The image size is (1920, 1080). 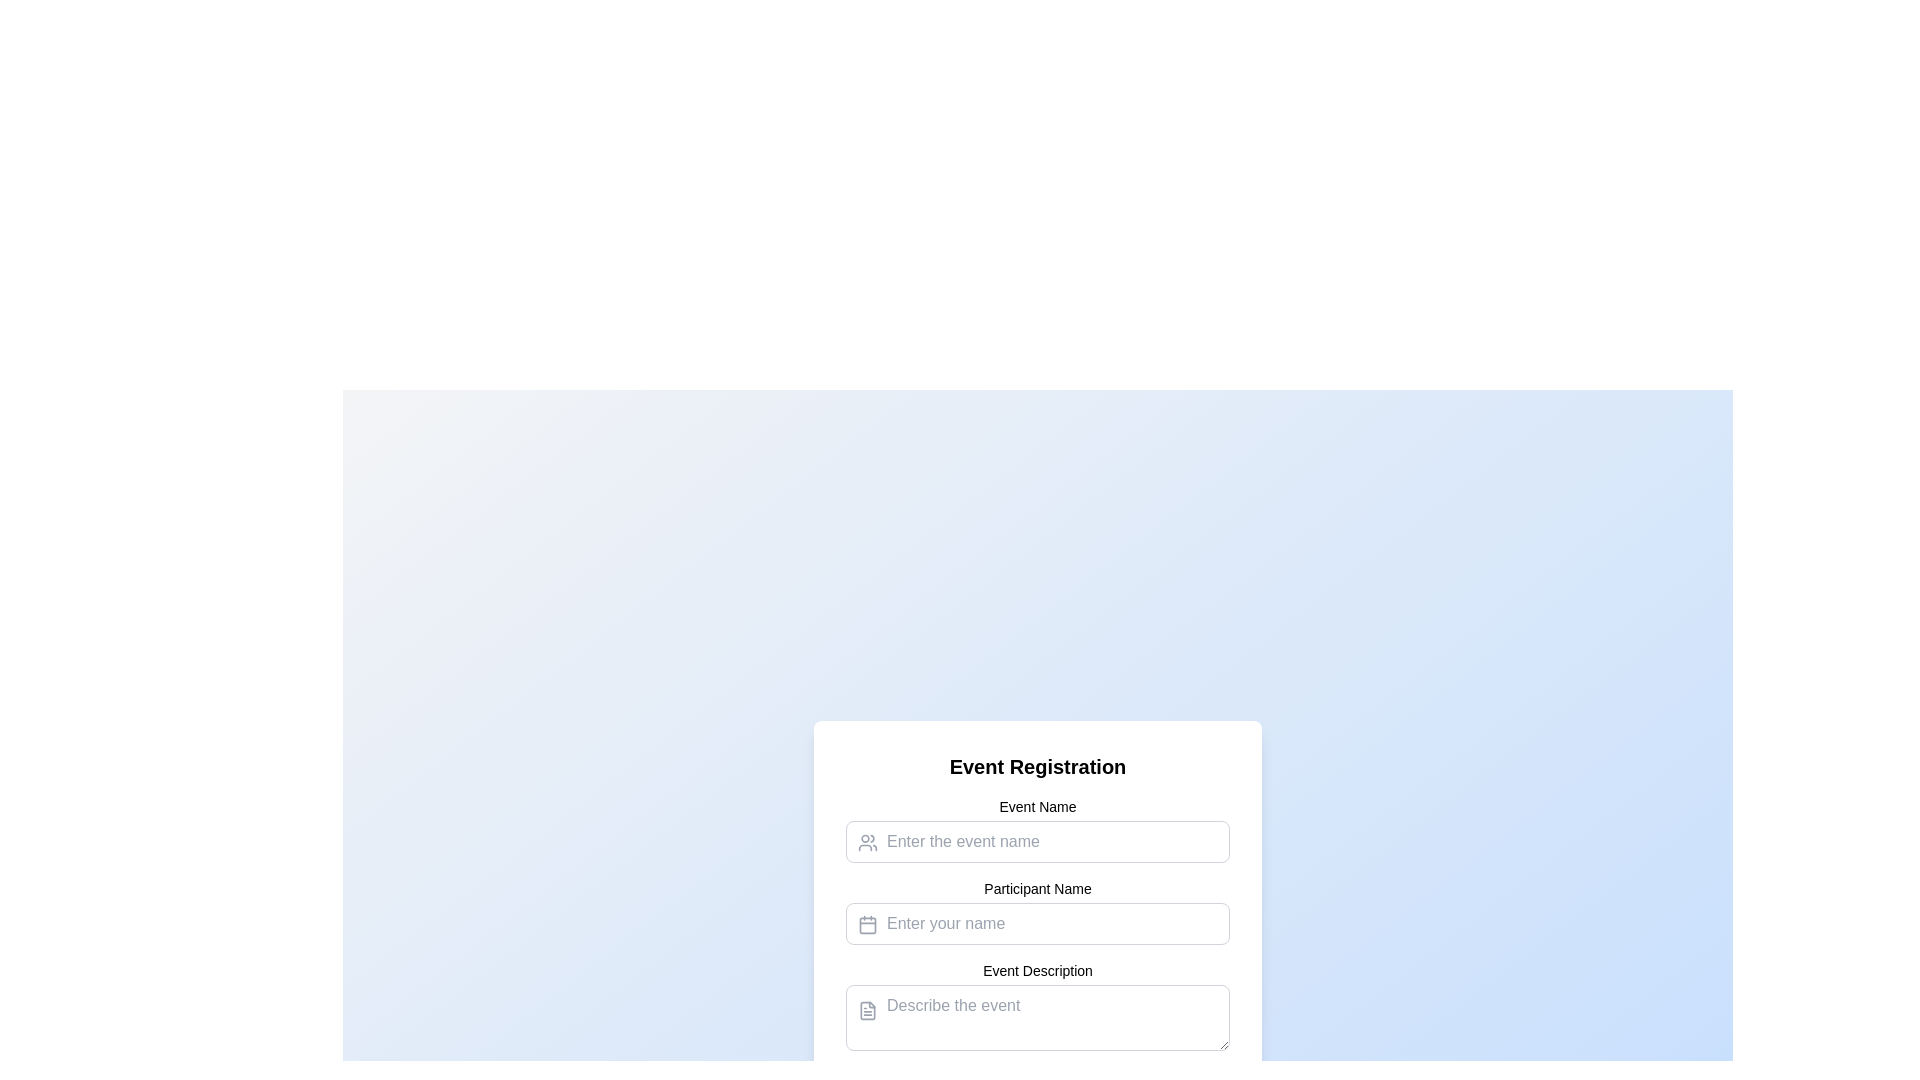 What do you see at coordinates (868, 925) in the screenshot?
I see `the calendar icon located to the left of the 'Enter your name' text field in the 'Participant Name' section` at bounding box center [868, 925].